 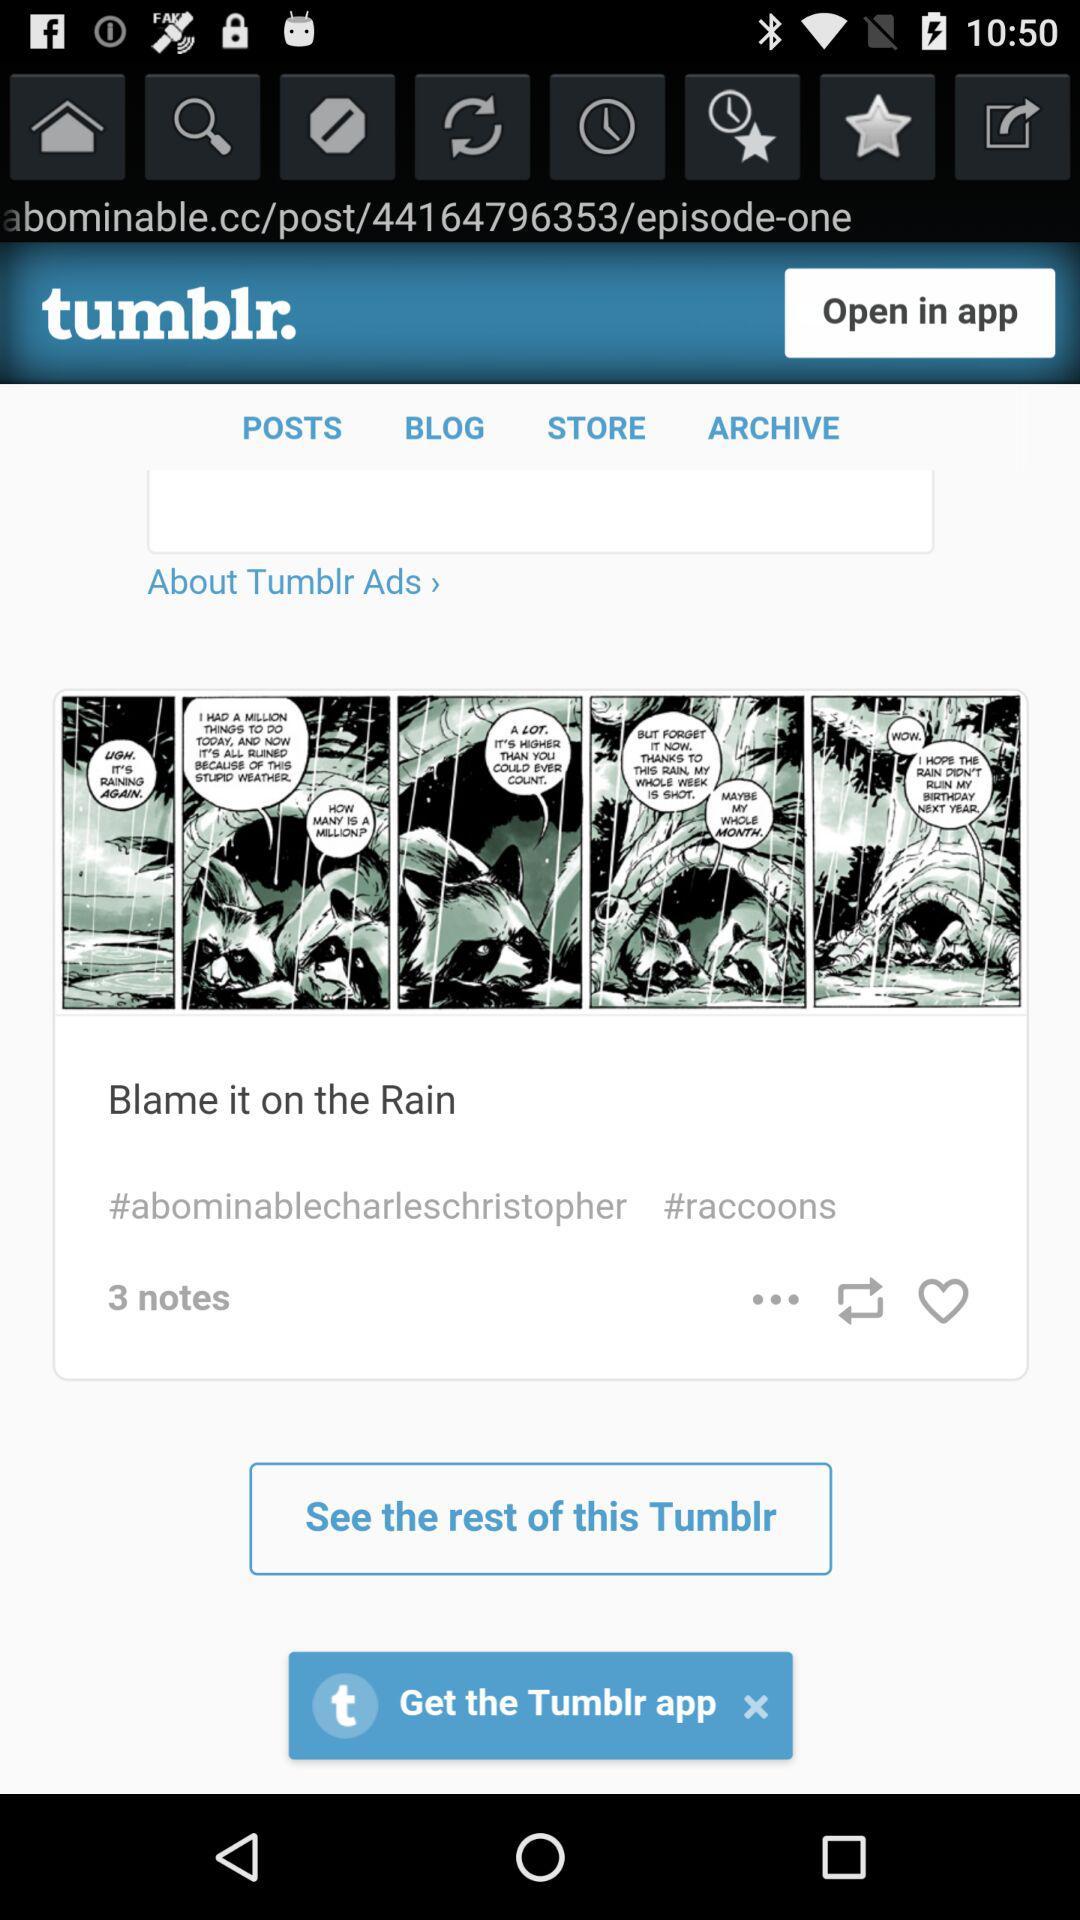 I want to click on bookmark this page, so click(x=876, y=124).